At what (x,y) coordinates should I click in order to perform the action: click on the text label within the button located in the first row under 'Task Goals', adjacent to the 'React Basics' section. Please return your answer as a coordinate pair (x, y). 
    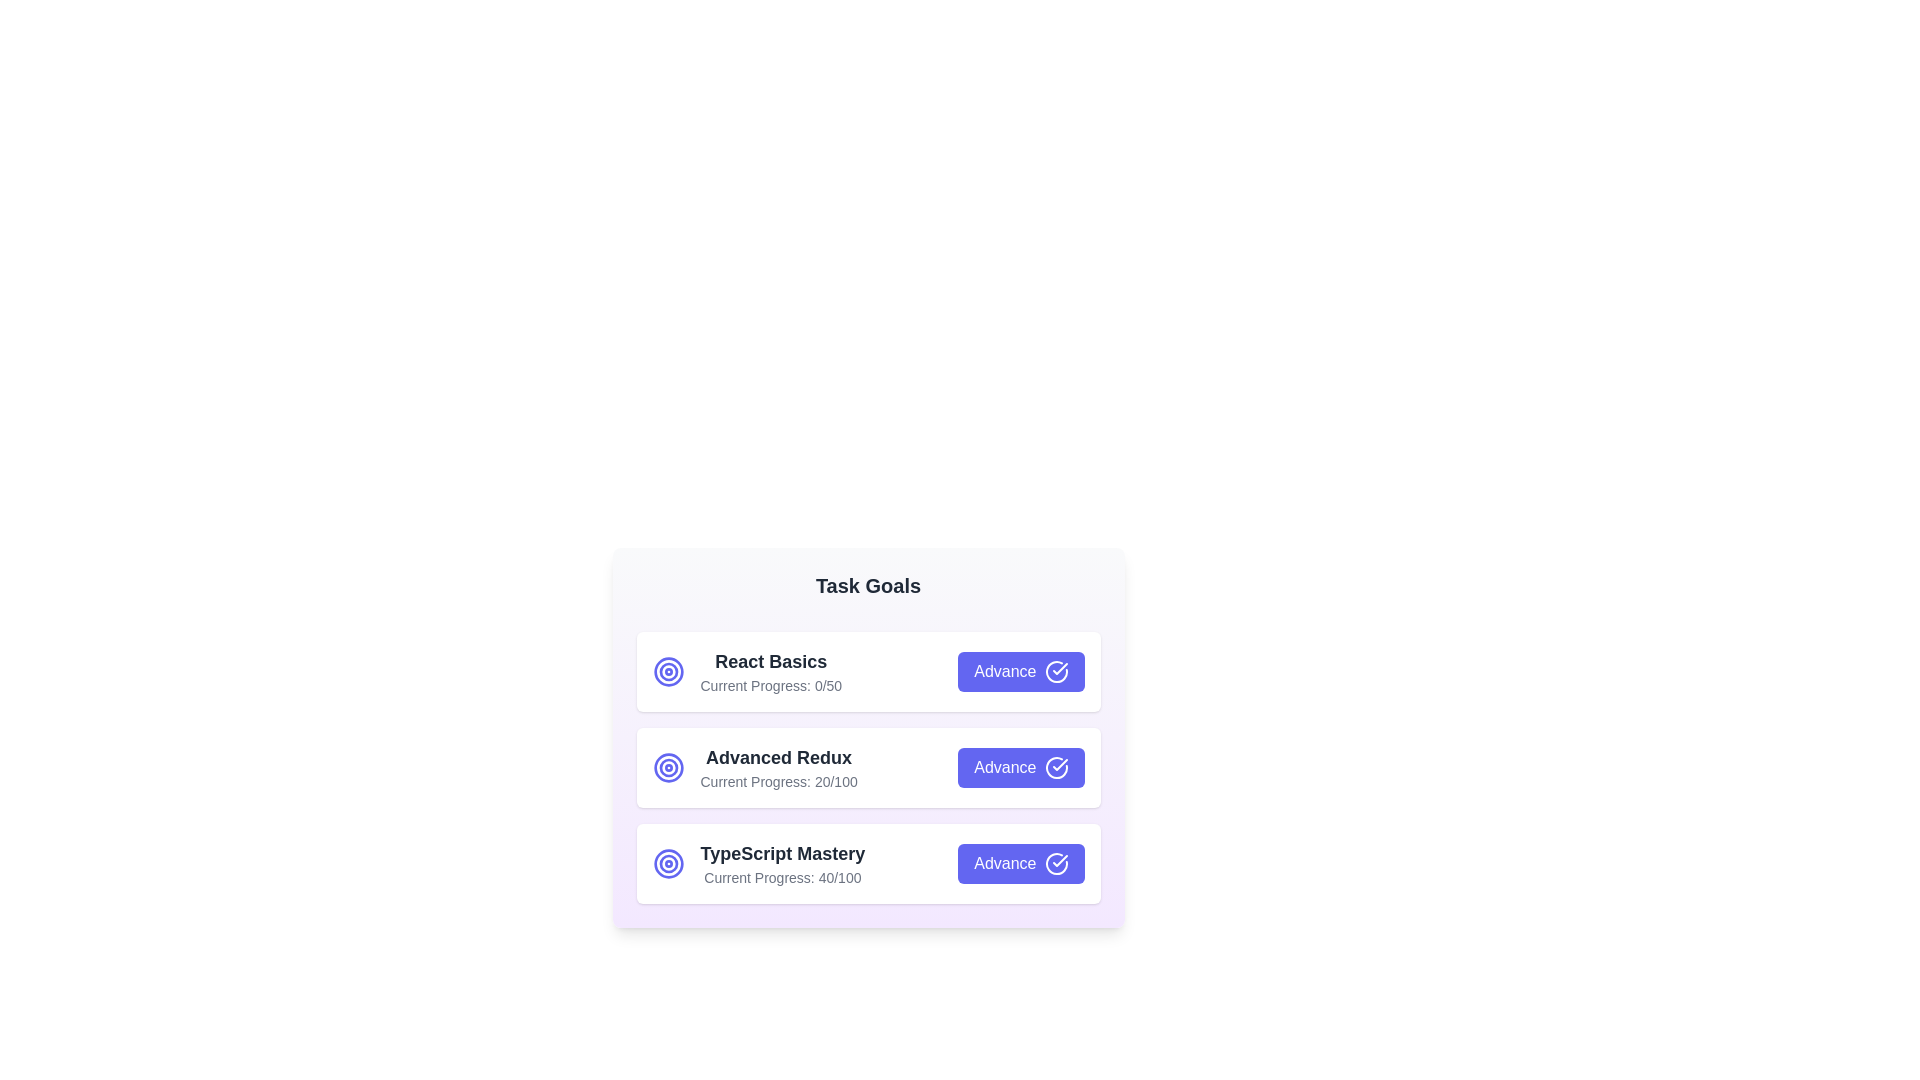
    Looking at the image, I should click on (1005, 671).